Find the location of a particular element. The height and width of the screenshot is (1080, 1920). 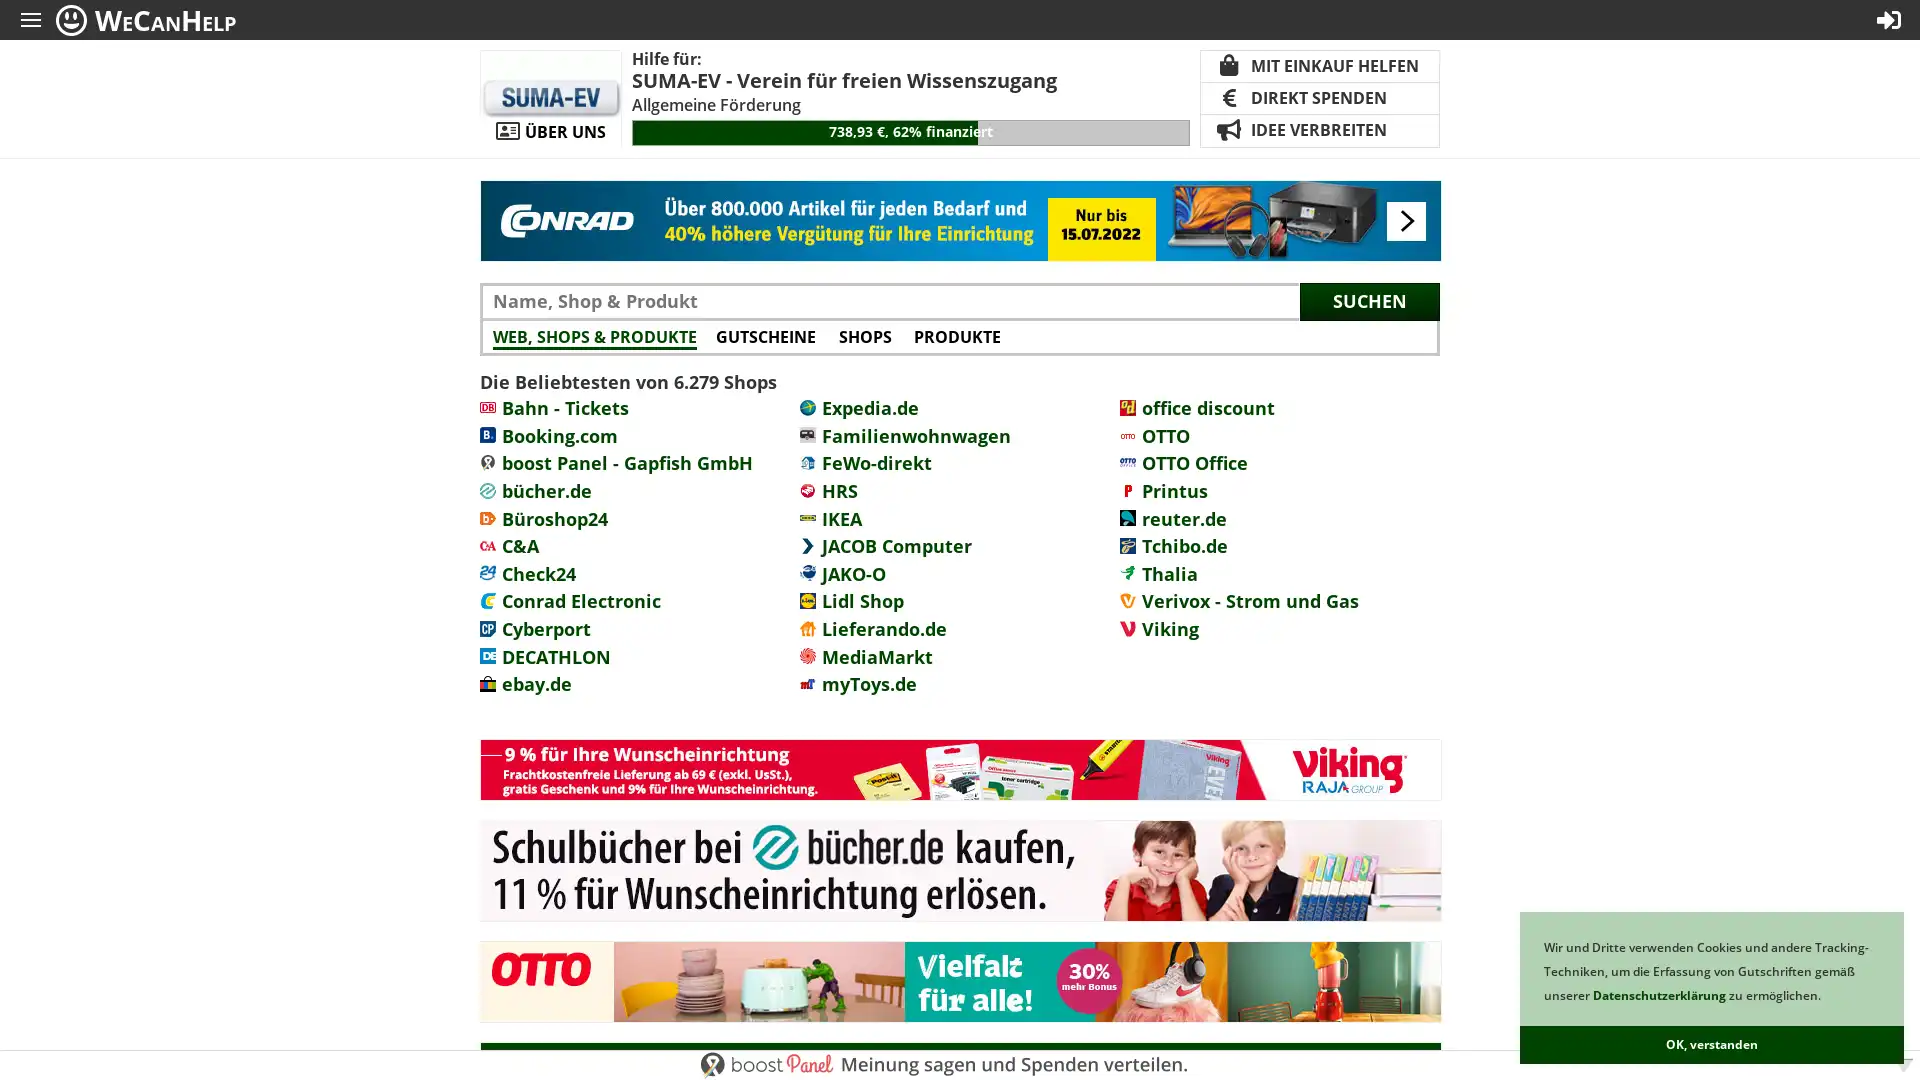

Suchen is located at coordinates (1368, 300).